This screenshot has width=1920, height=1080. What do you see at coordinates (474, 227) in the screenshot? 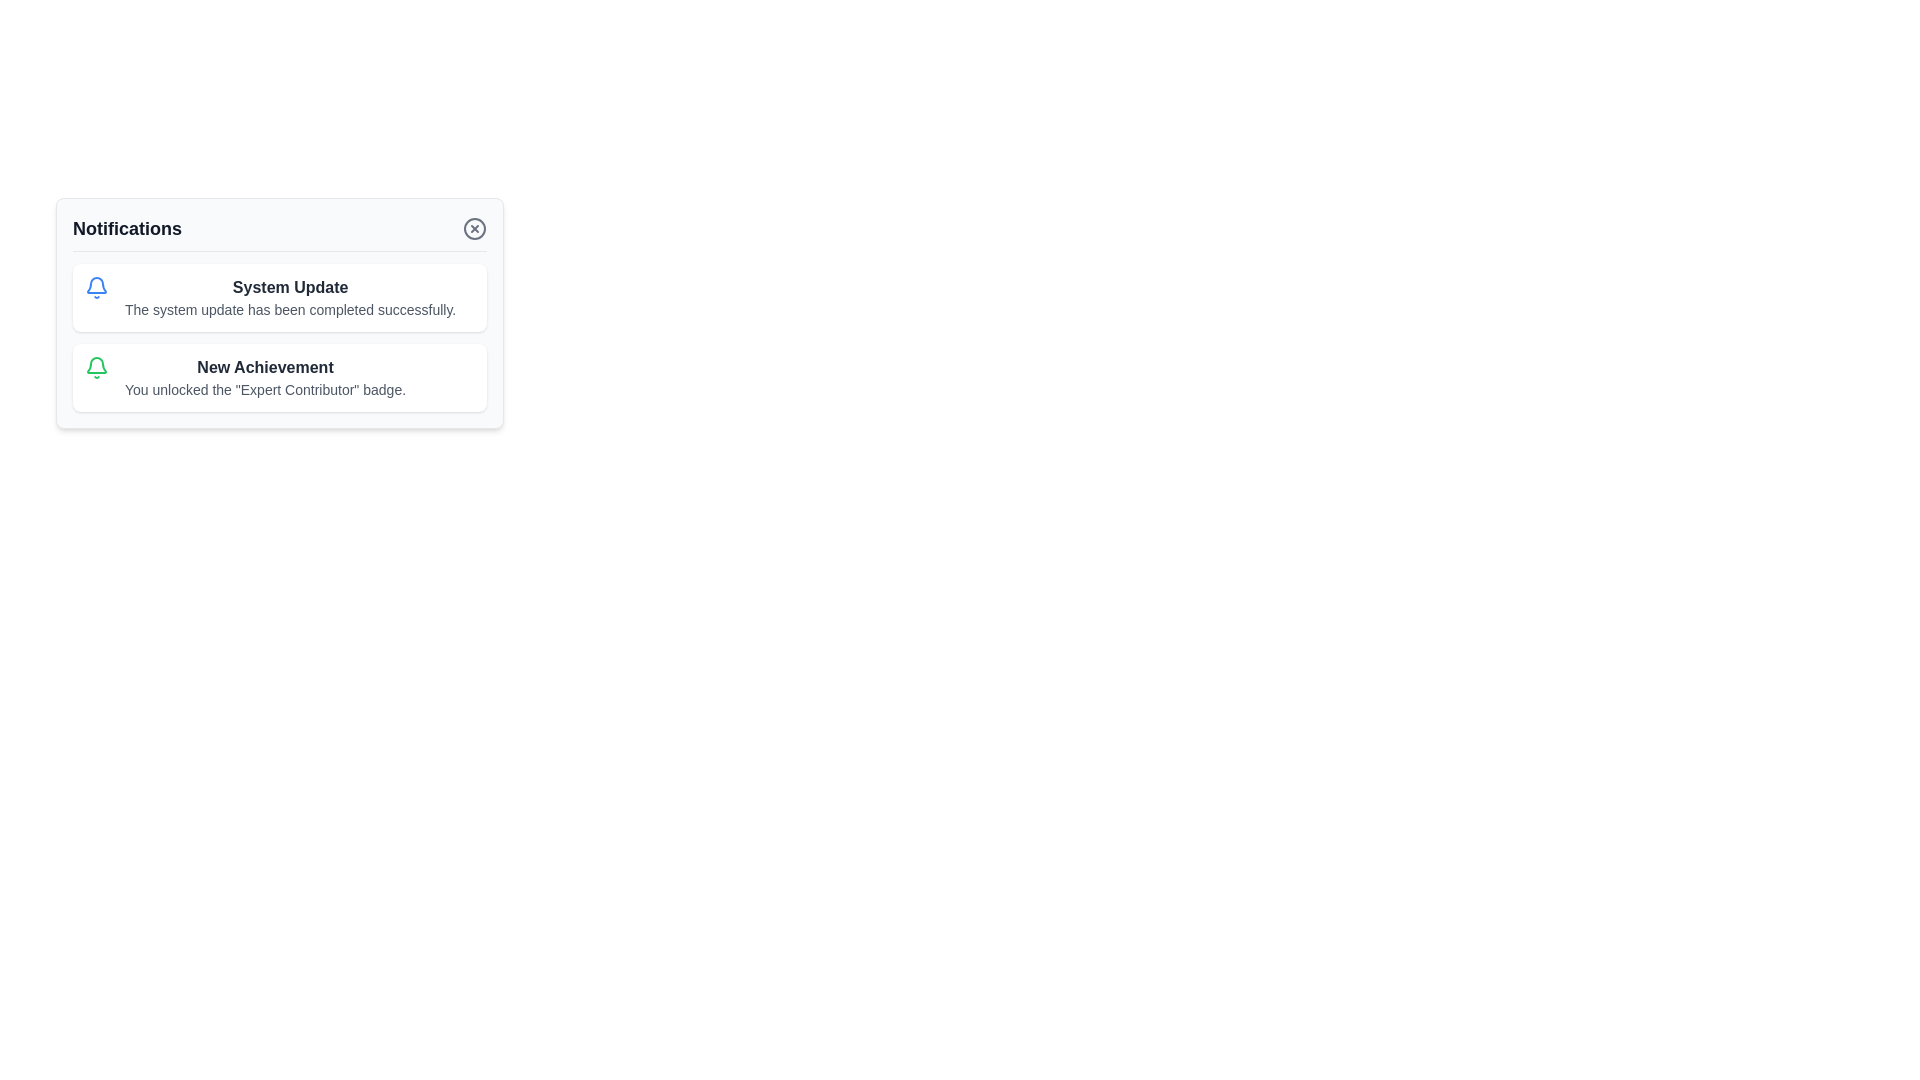
I see `the circular shape of the SVG icon located at the top-right corner of the notification panel, which is slightly above the notification's title text and right of the notification content` at bounding box center [474, 227].